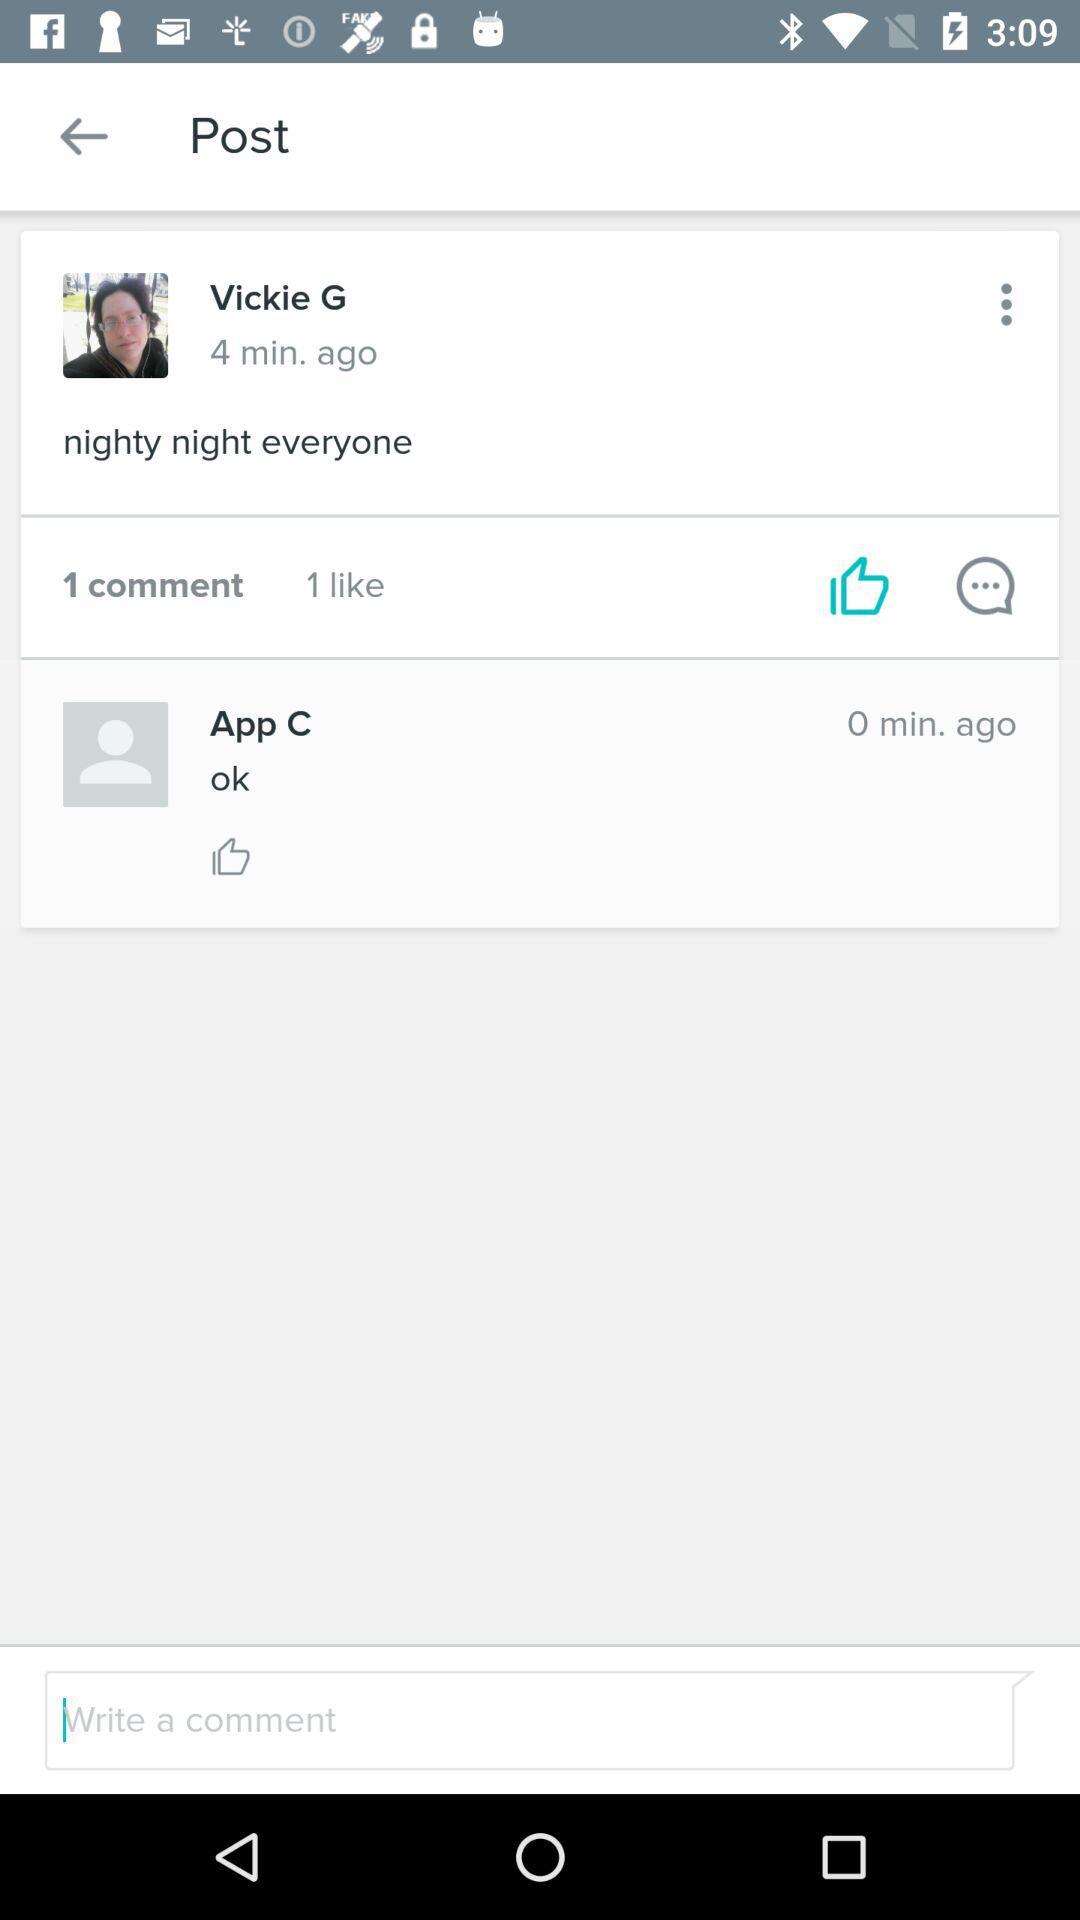  What do you see at coordinates (278, 297) in the screenshot?
I see `vickie g` at bounding box center [278, 297].